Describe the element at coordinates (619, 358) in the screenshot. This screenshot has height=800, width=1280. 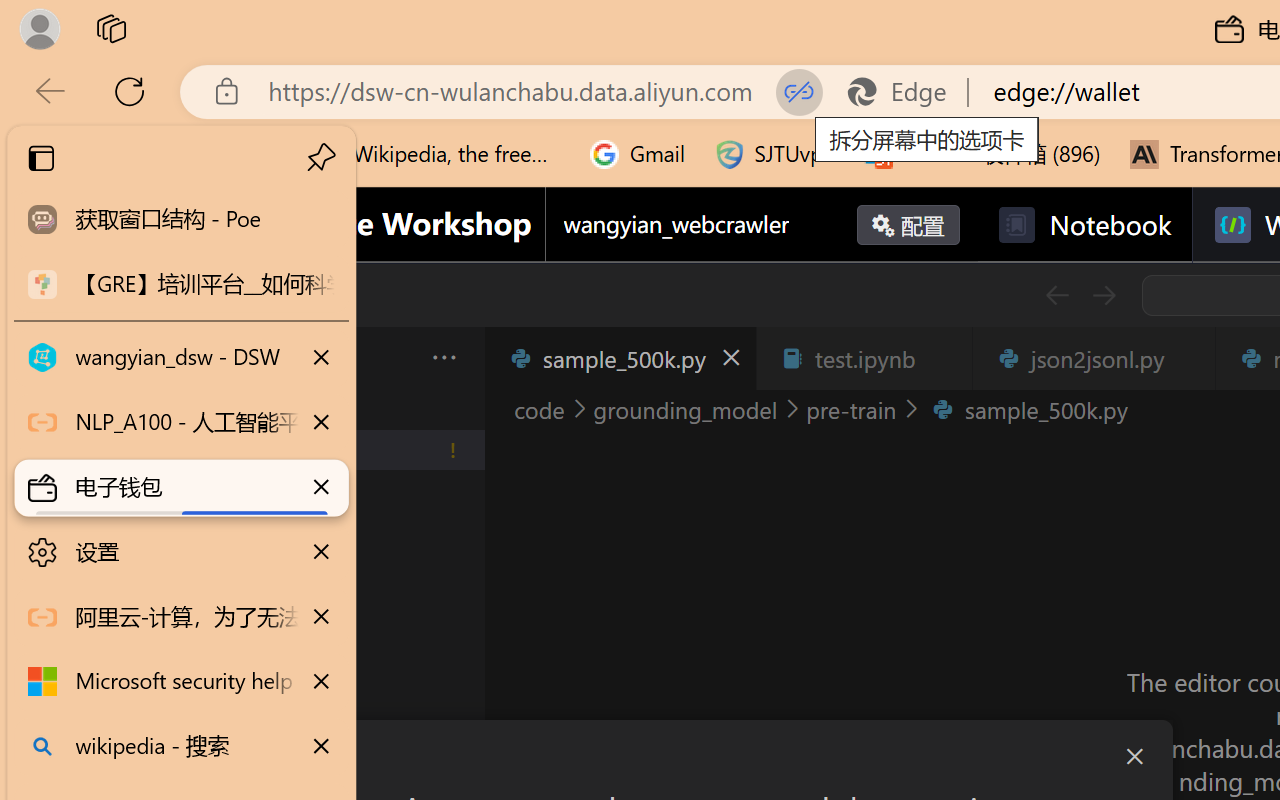
I see `'sample_500k.py'` at that location.